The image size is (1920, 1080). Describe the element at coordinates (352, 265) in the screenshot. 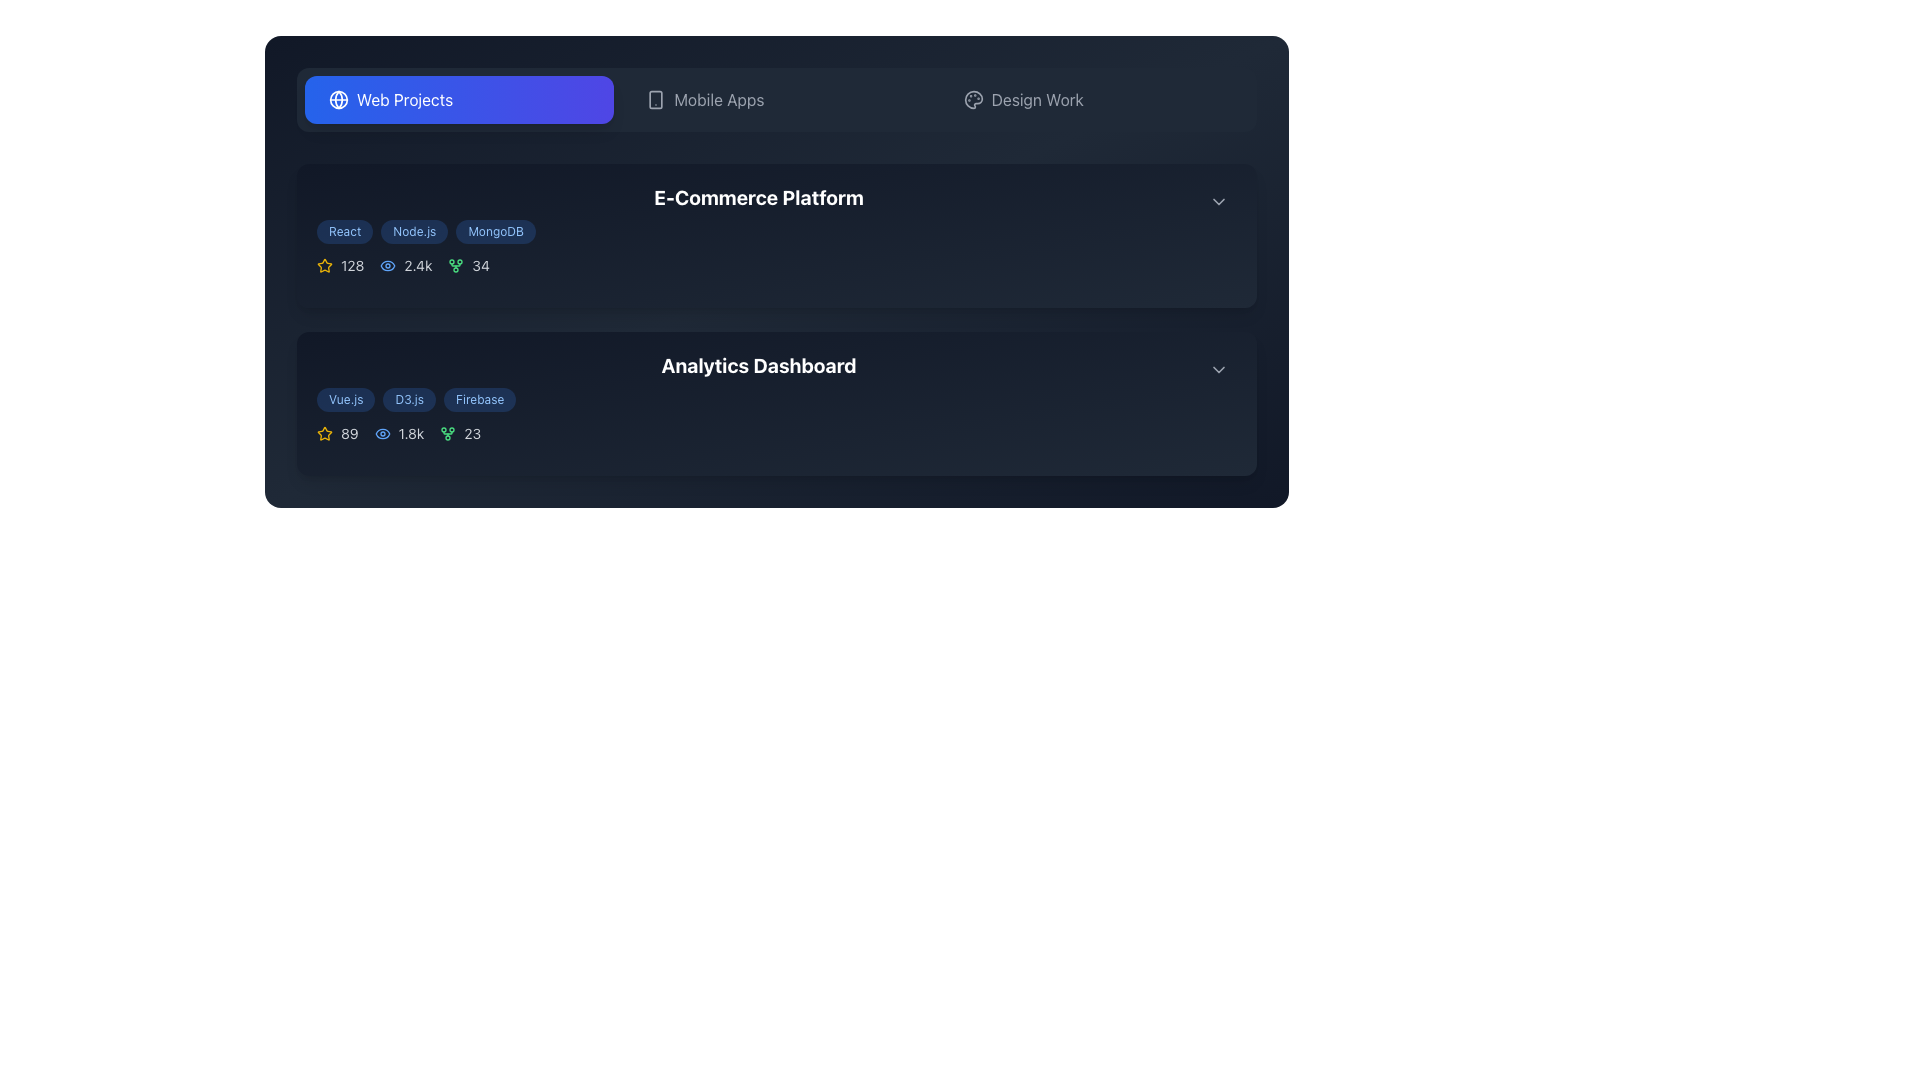

I see `the static text '128' indicating a count or rating next to the star icon in the 'E-Commerce Platform' card within the 'Web Projects' section` at that location.